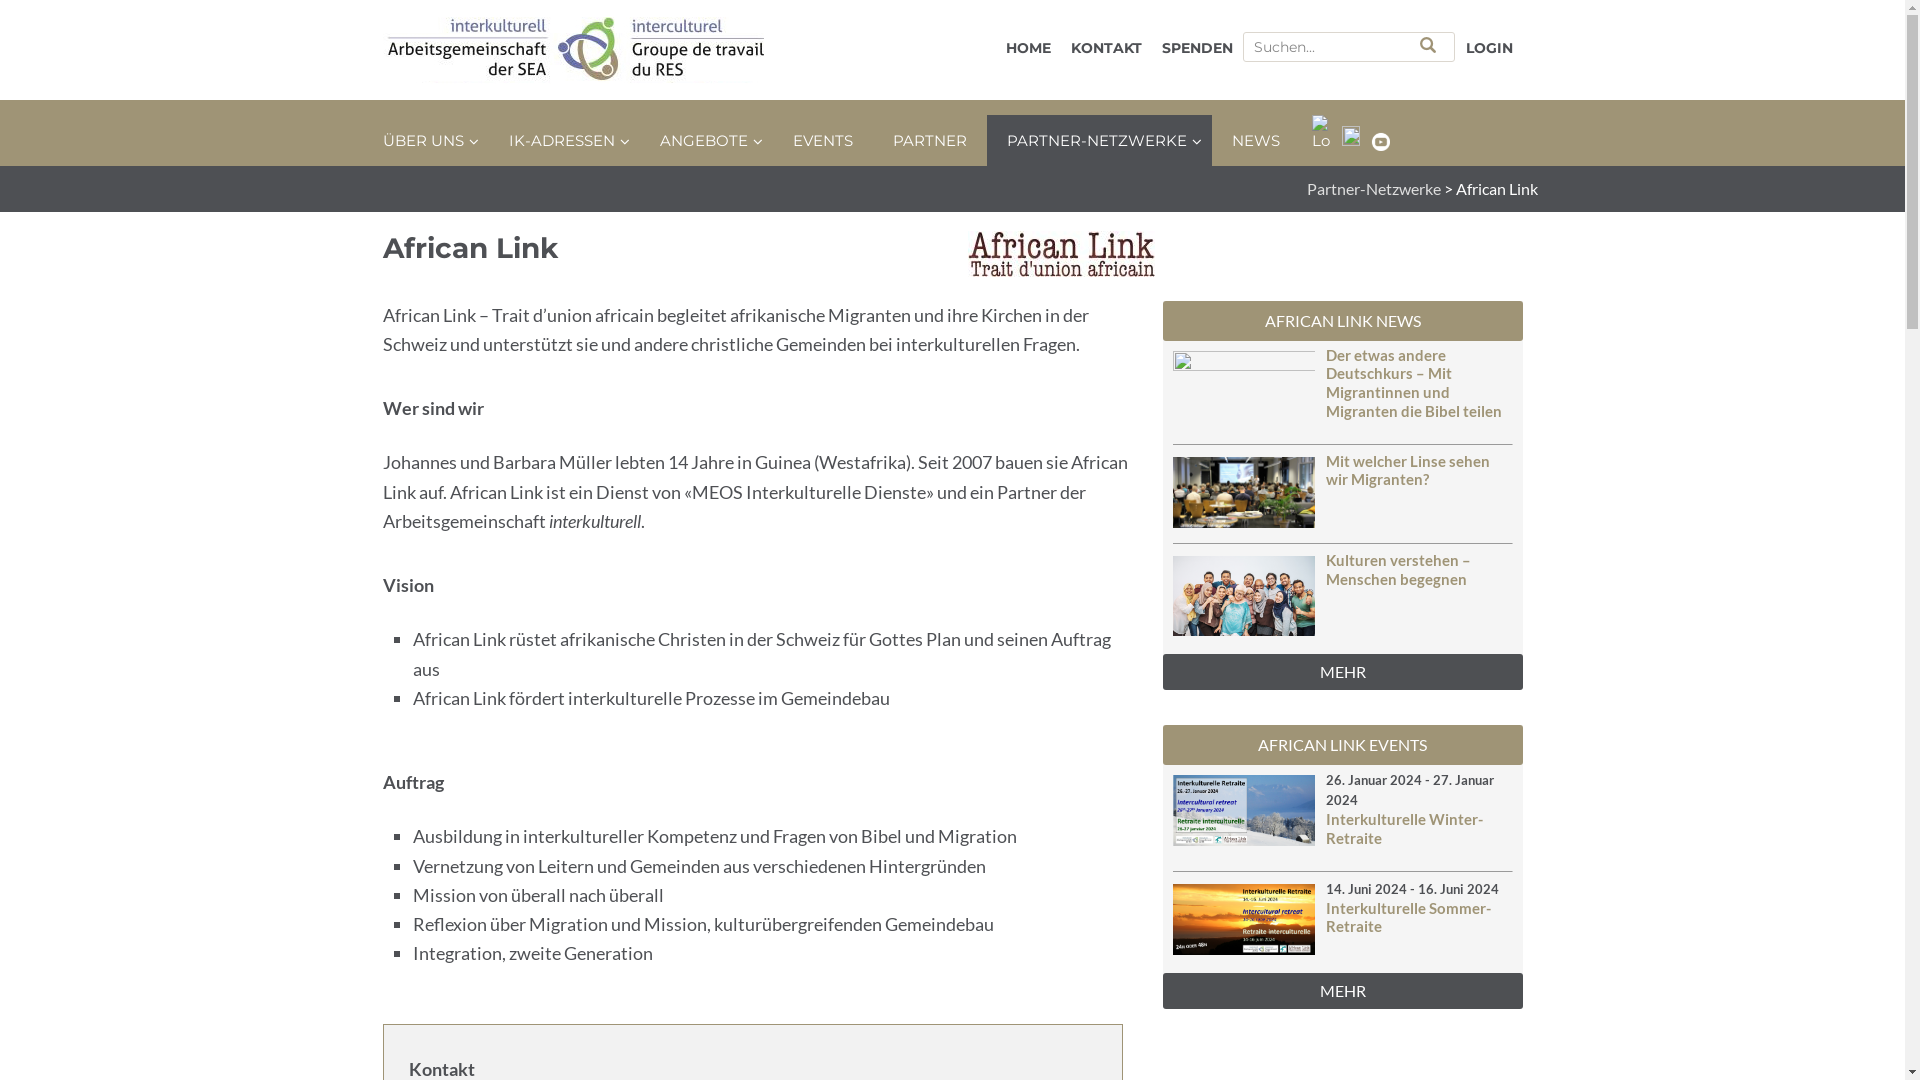 The image size is (1920, 1080). What do you see at coordinates (1152, 46) in the screenshot?
I see `'SPENDEN'` at bounding box center [1152, 46].